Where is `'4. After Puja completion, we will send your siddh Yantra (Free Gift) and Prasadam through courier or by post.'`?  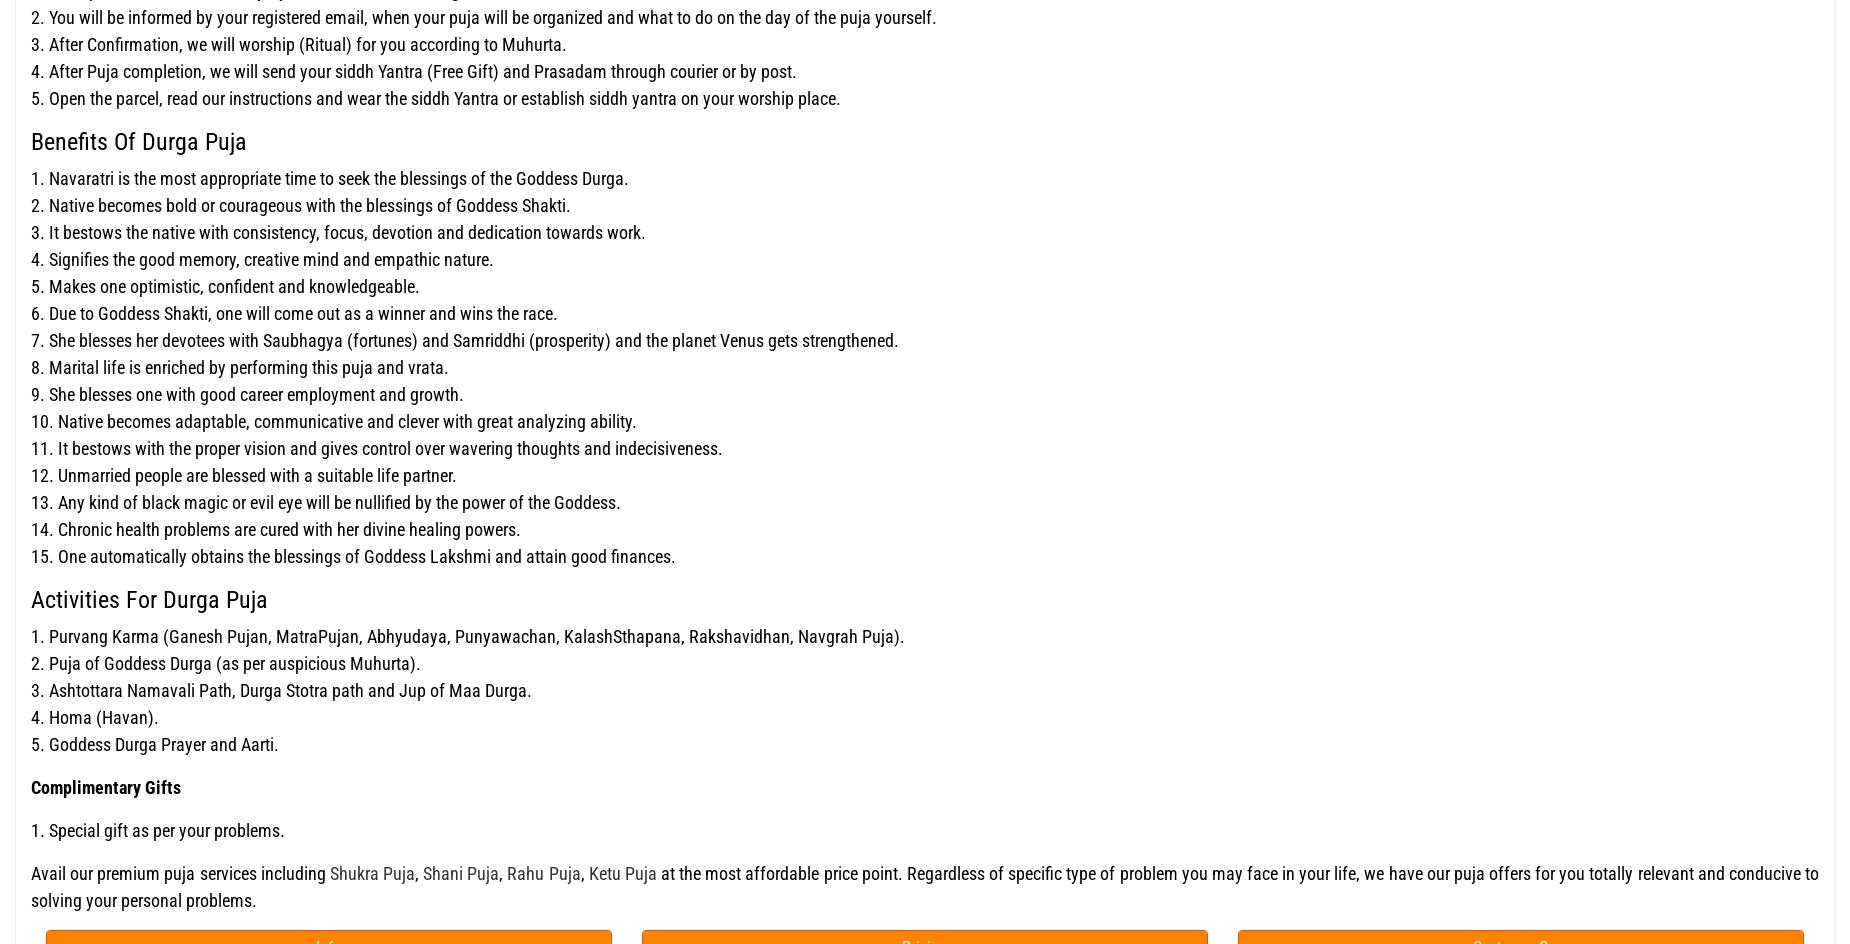 '4. After Puja completion, we will send your siddh Yantra (Free Gift) and Prasadam through courier or by post.' is located at coordinates (413, 70).